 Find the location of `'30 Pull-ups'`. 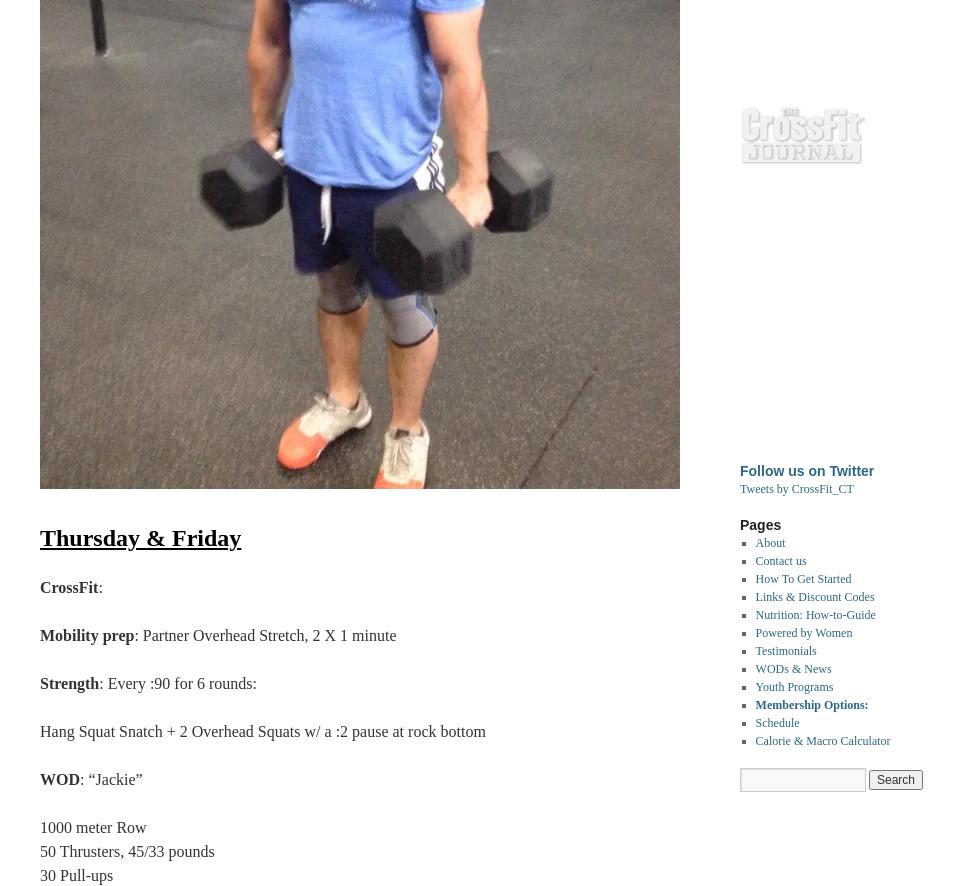

'30 Pull-ups' is located at coordinates (39, 874).